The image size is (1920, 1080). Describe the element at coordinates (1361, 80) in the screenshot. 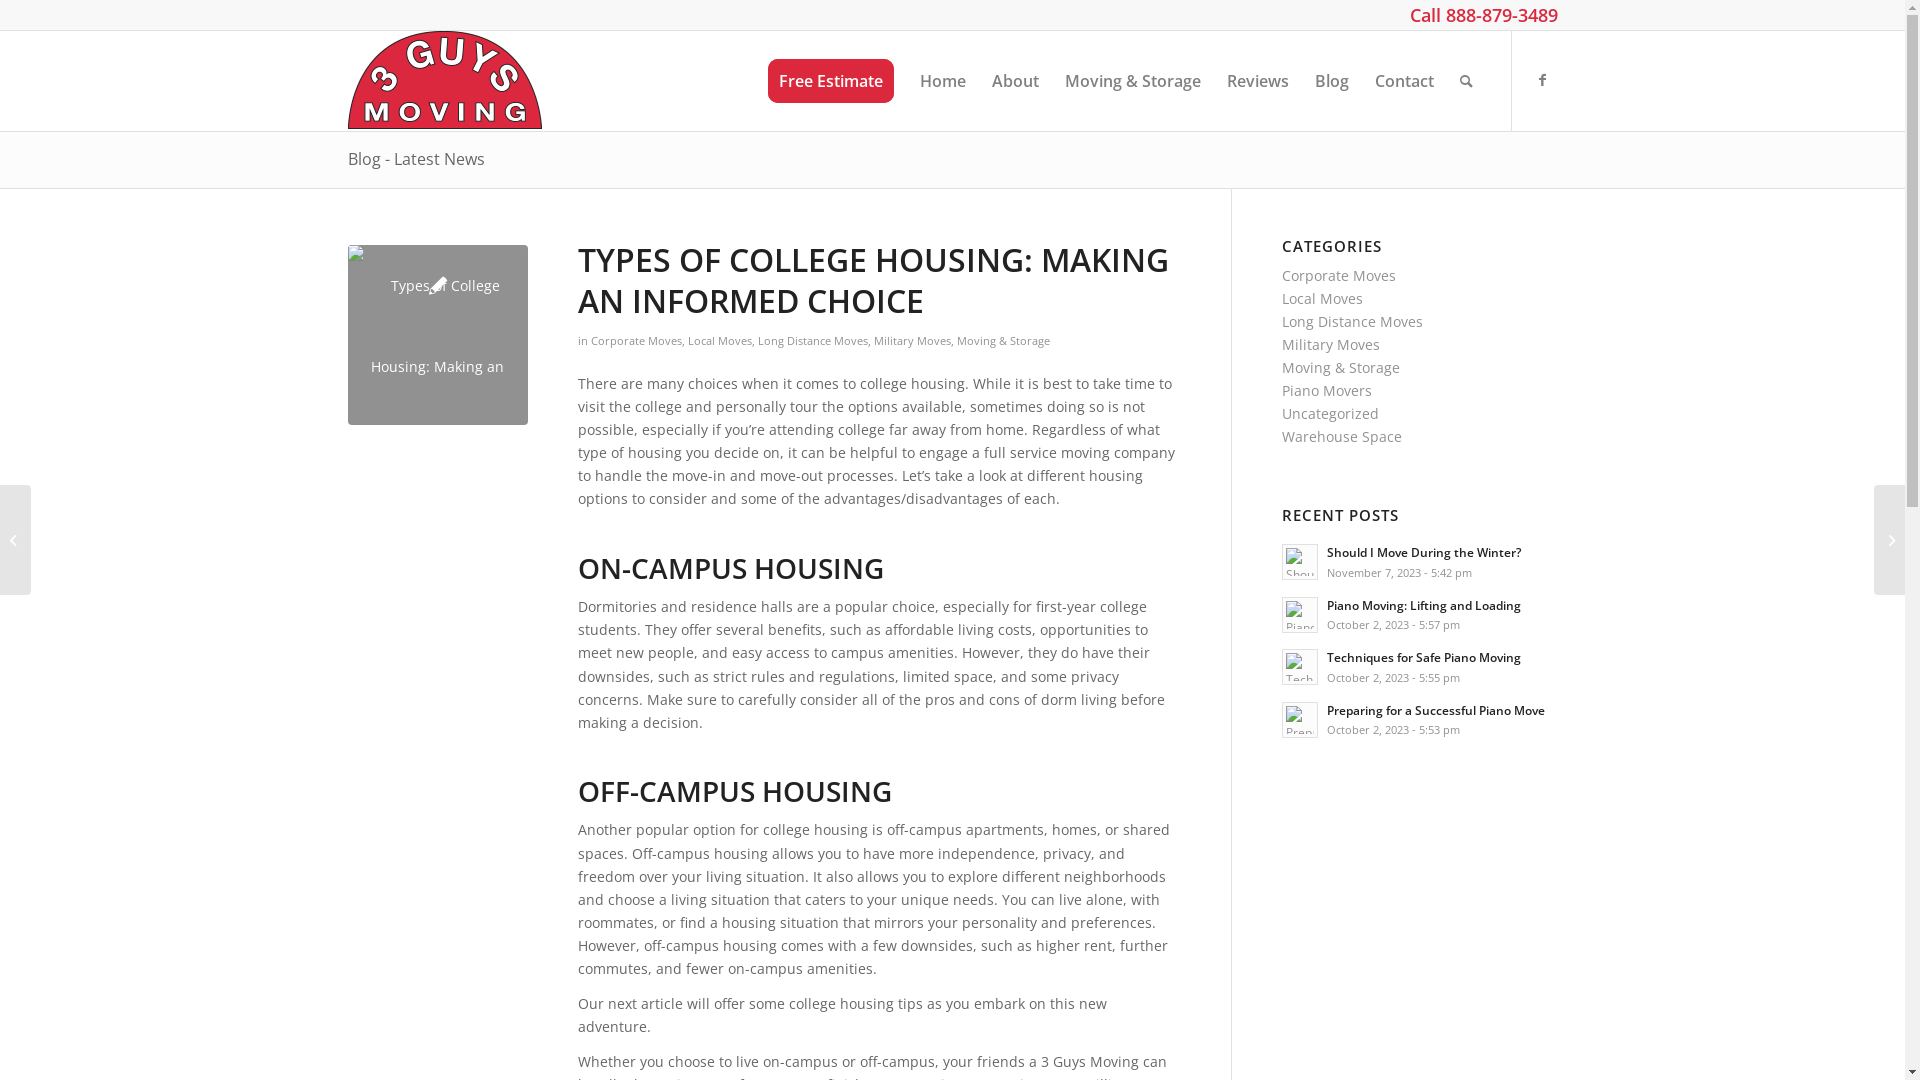

I see `'Contact'` at that location.